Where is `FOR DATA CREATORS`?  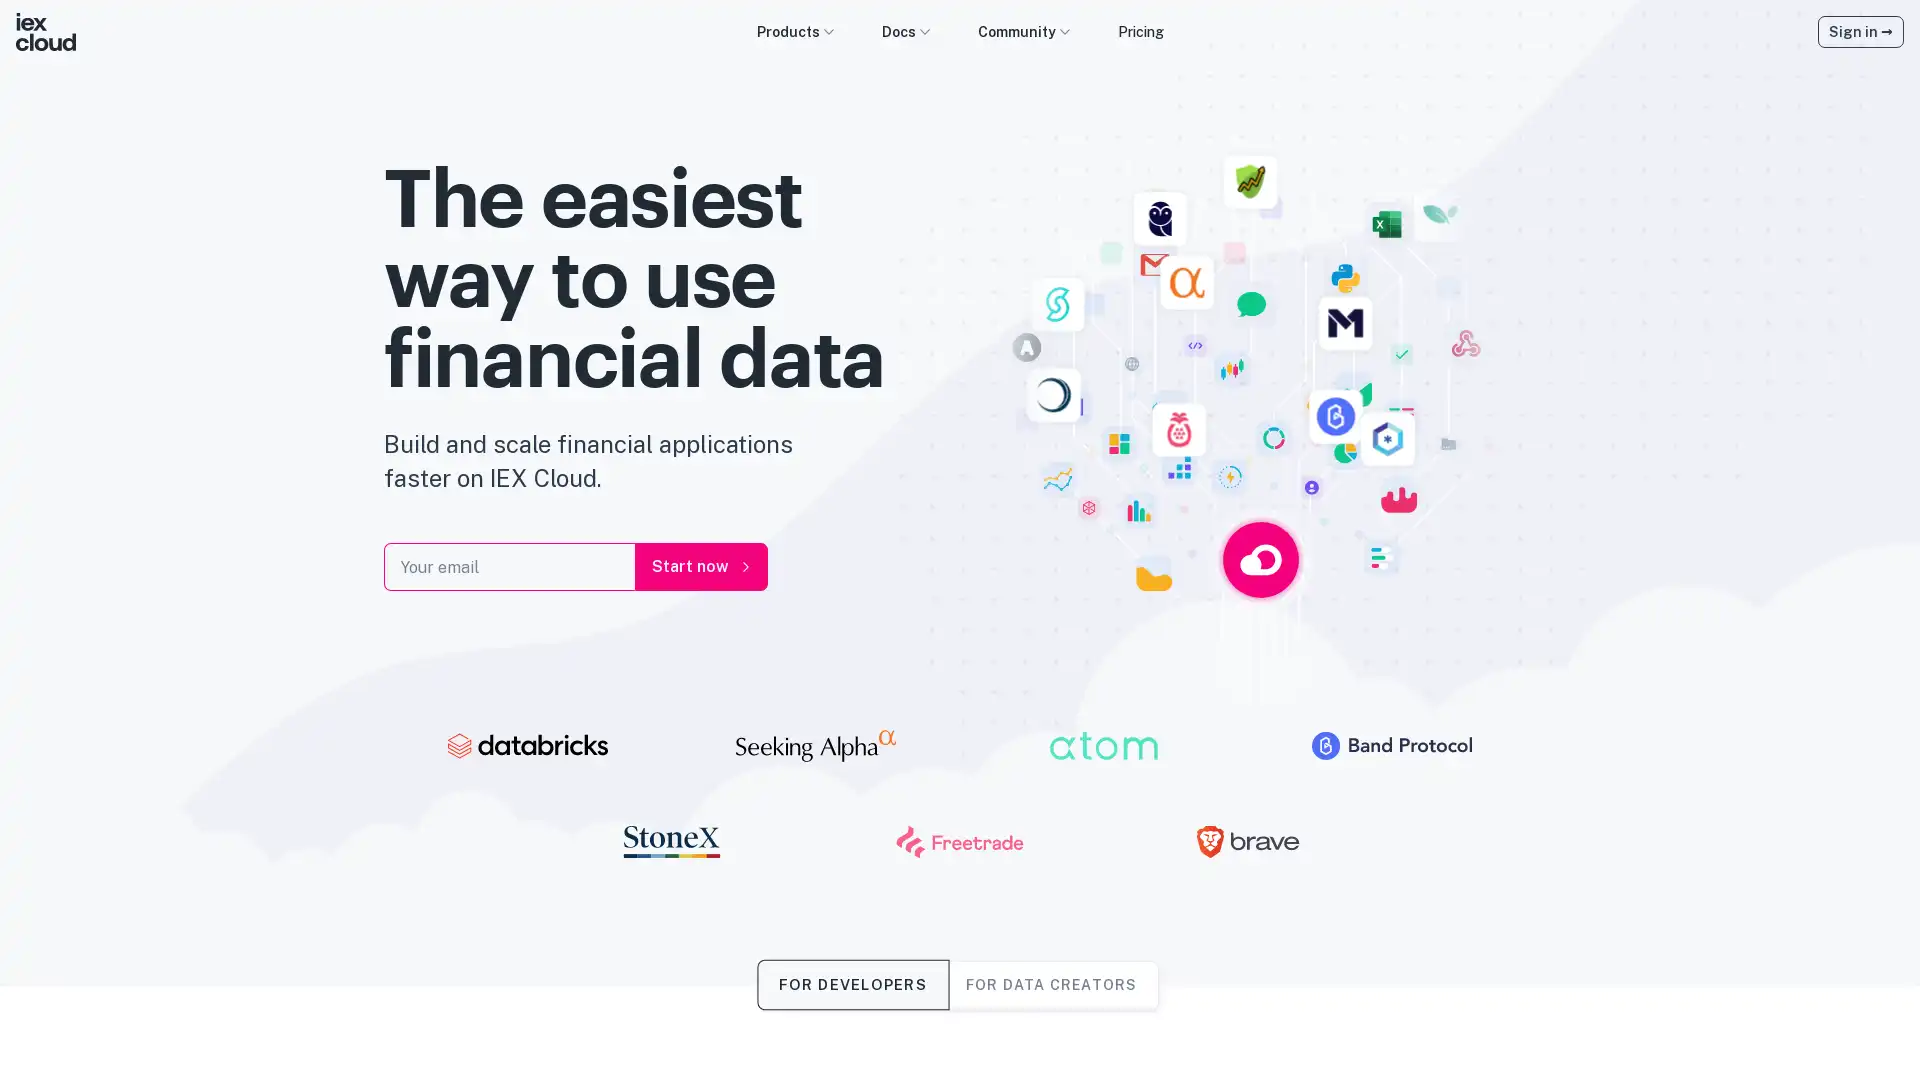
FOR DATA CREATORS is located at coordinates (1050, 983).